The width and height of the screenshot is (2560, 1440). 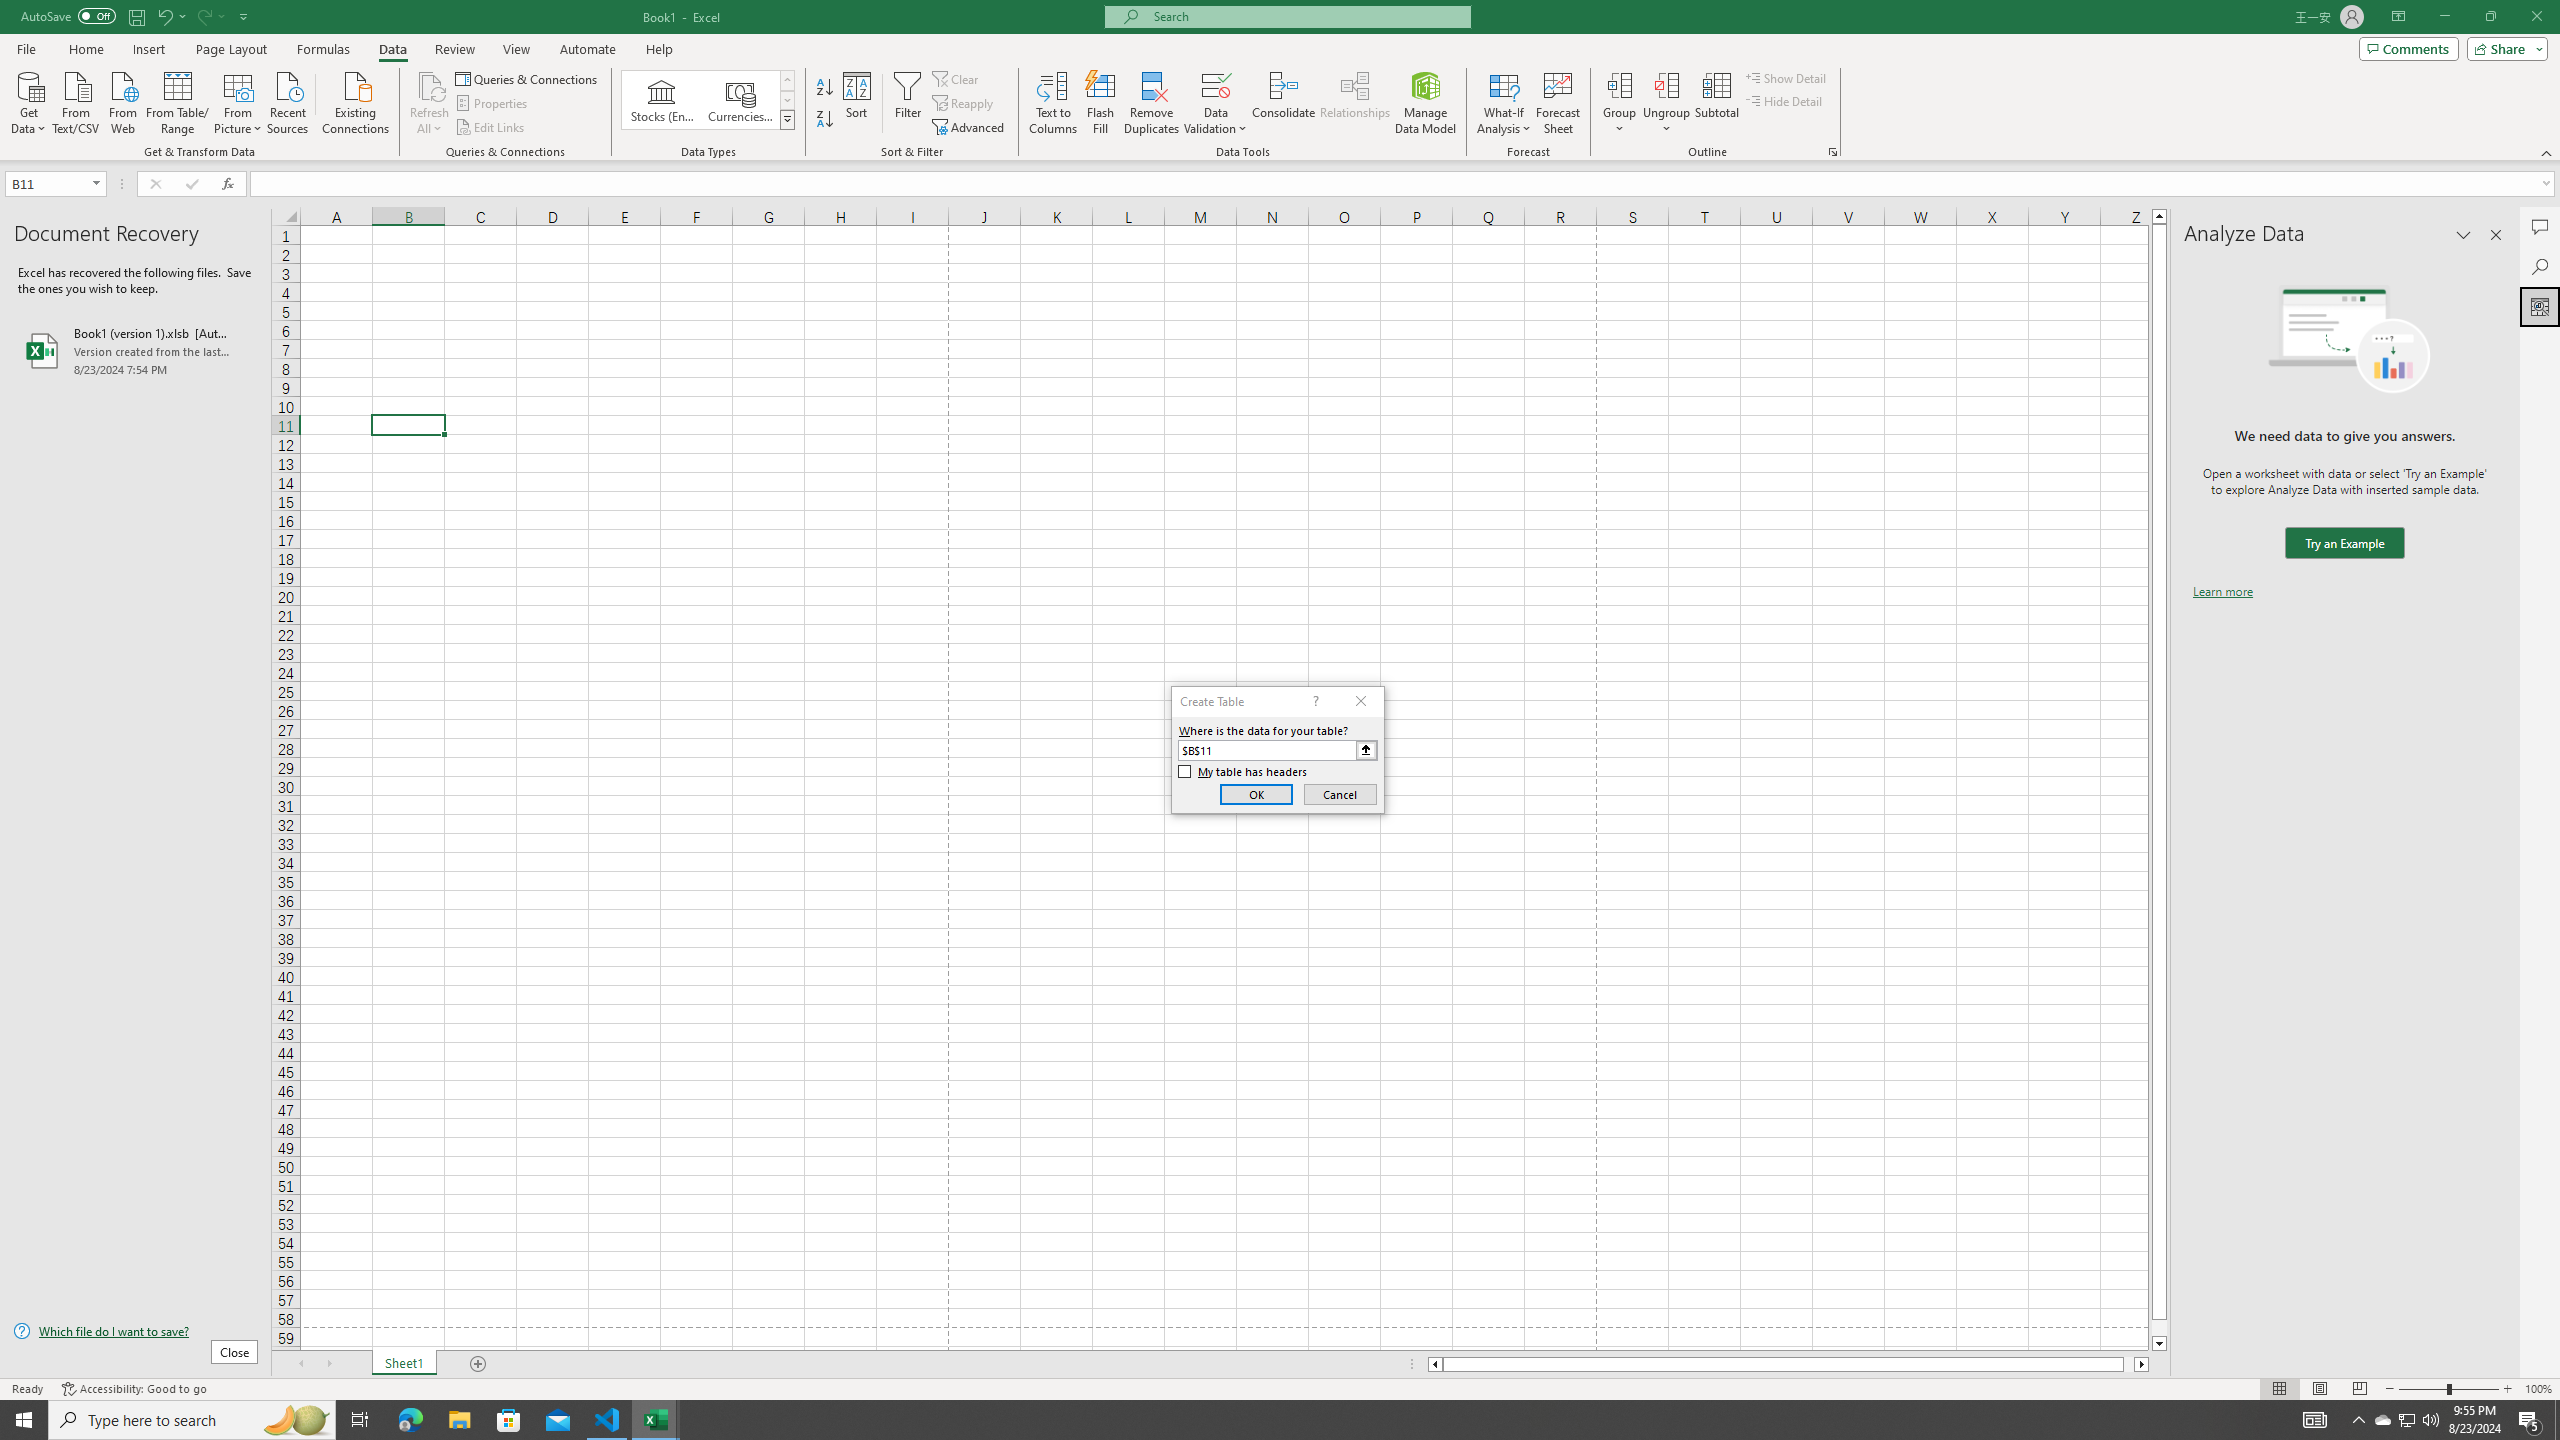 I want to click on 'Insert', so click(x=147, y=49).